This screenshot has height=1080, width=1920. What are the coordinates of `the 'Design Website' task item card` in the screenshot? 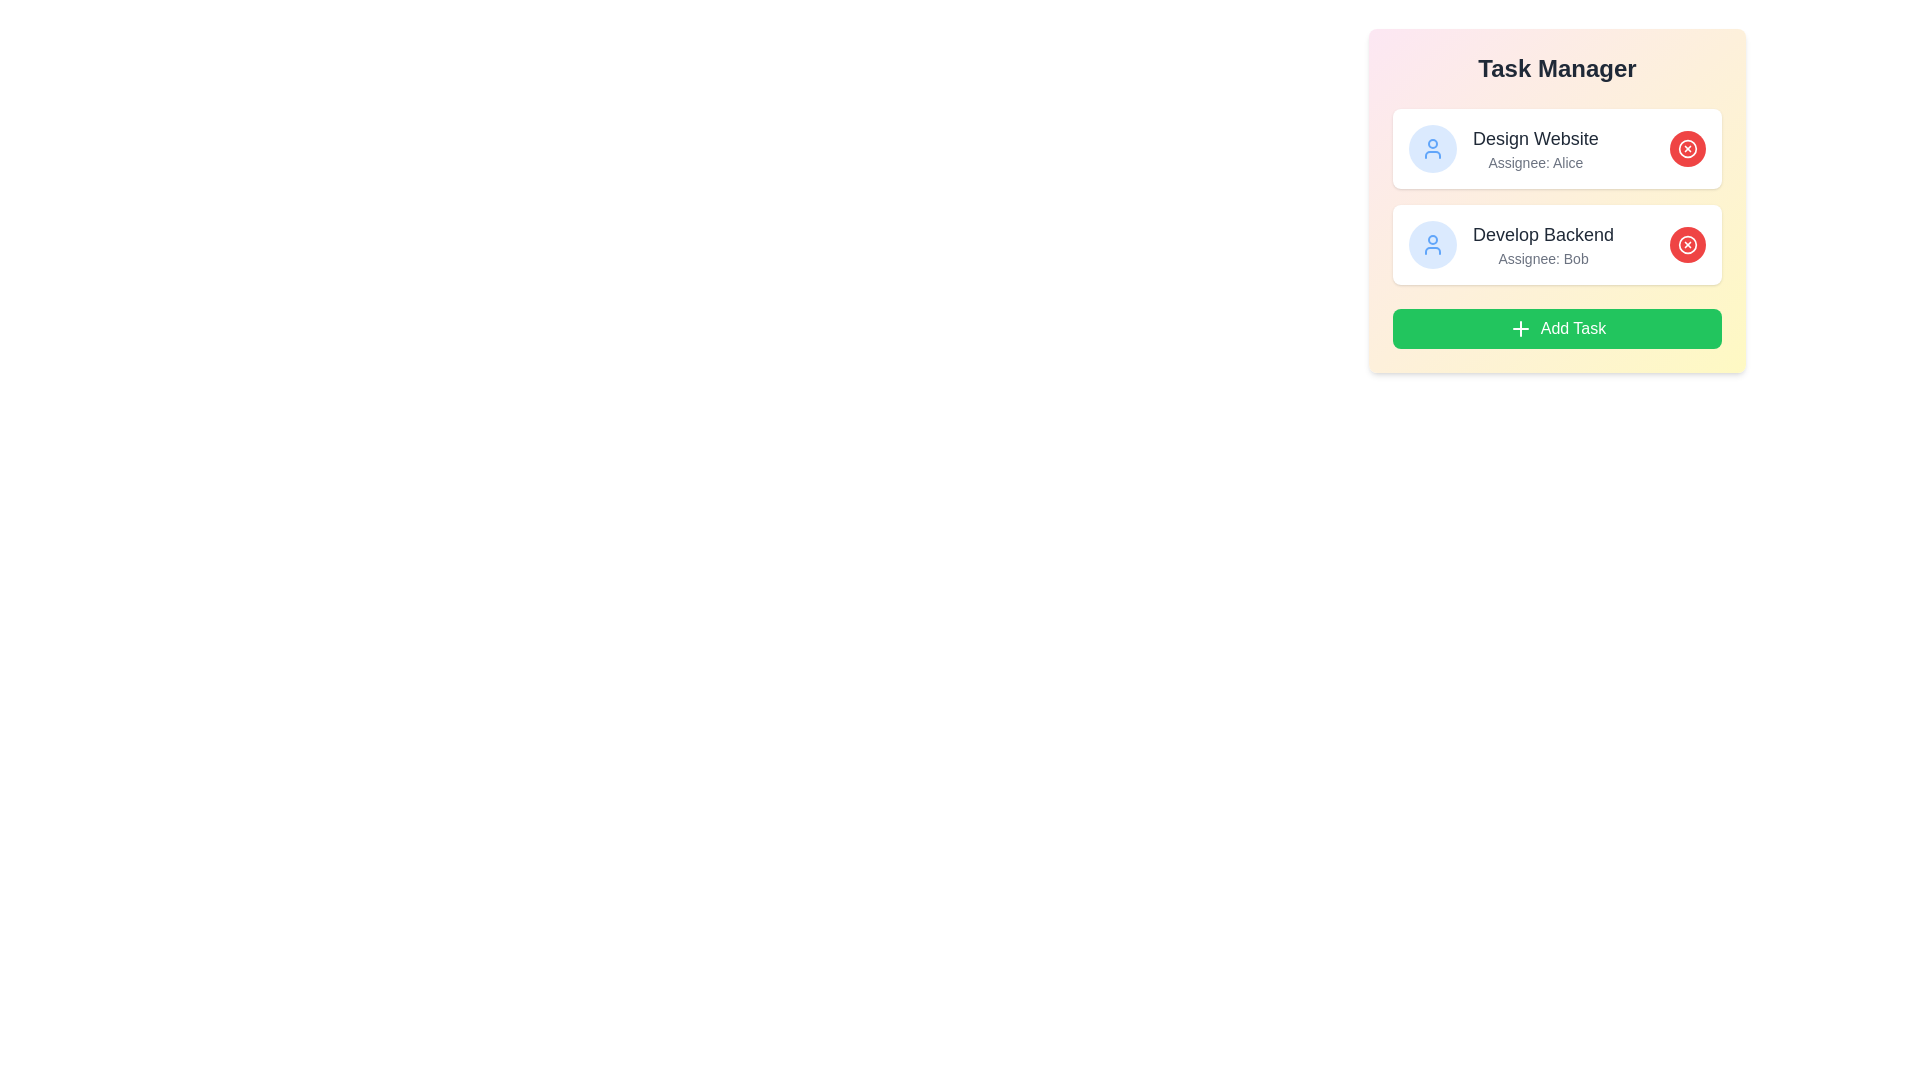 It's located at (1556, 148).